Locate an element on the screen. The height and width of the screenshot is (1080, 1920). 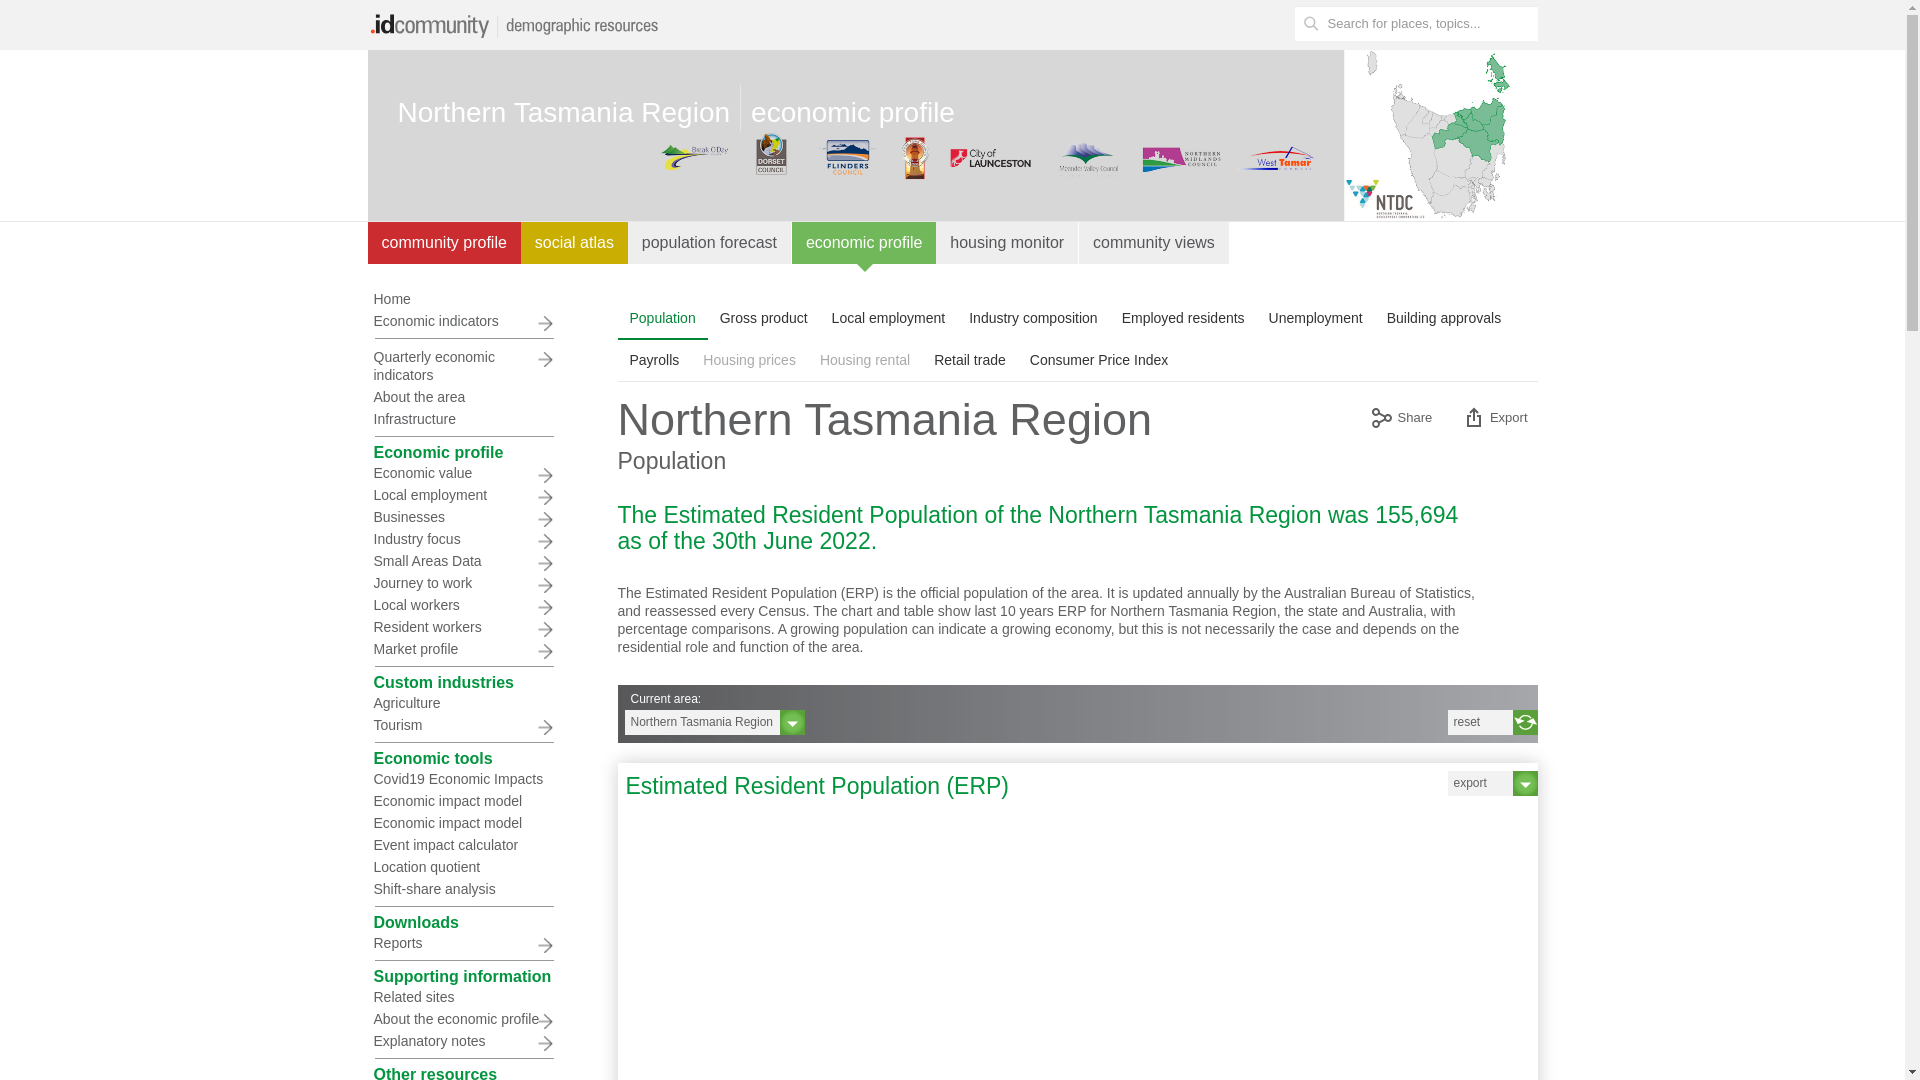
'population forecast' is located at coordinates (710, 242).